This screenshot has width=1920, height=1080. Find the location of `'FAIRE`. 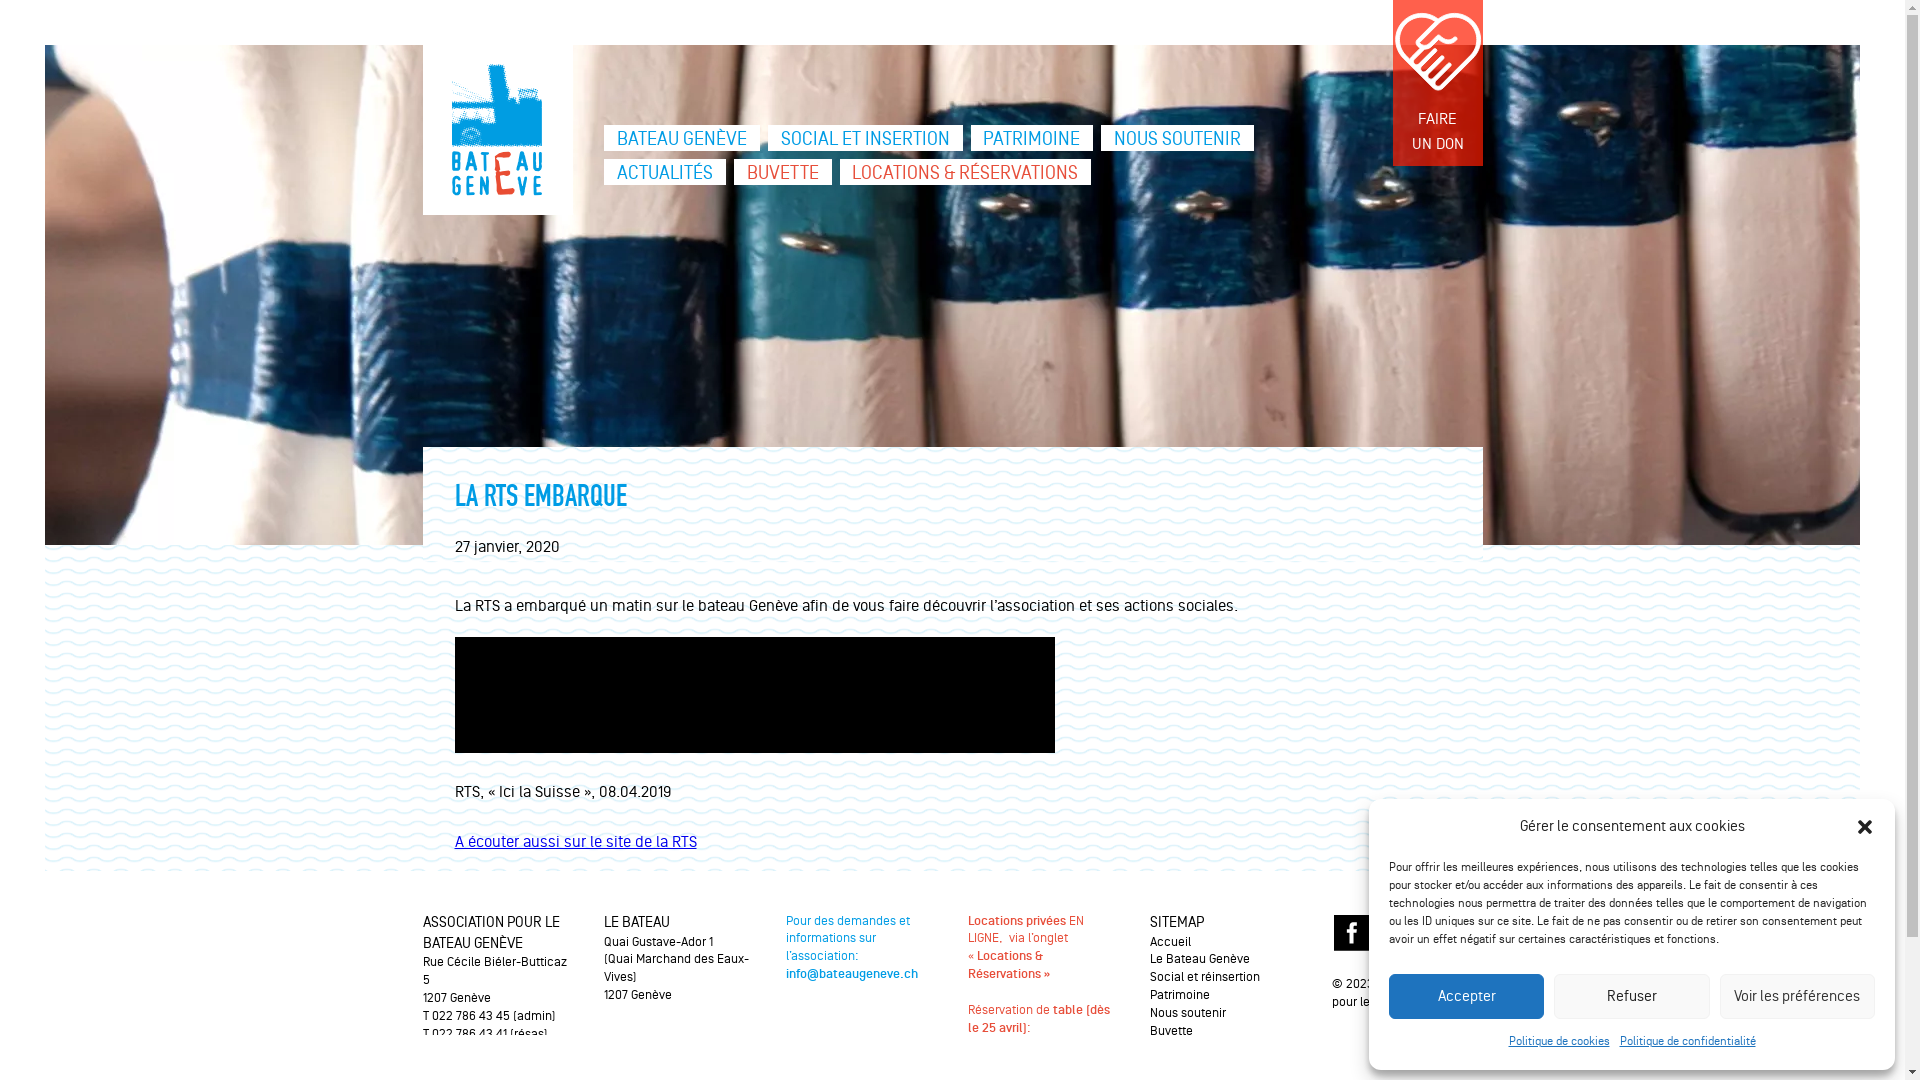

'FAIRE is located at coordinates (1435, 82).